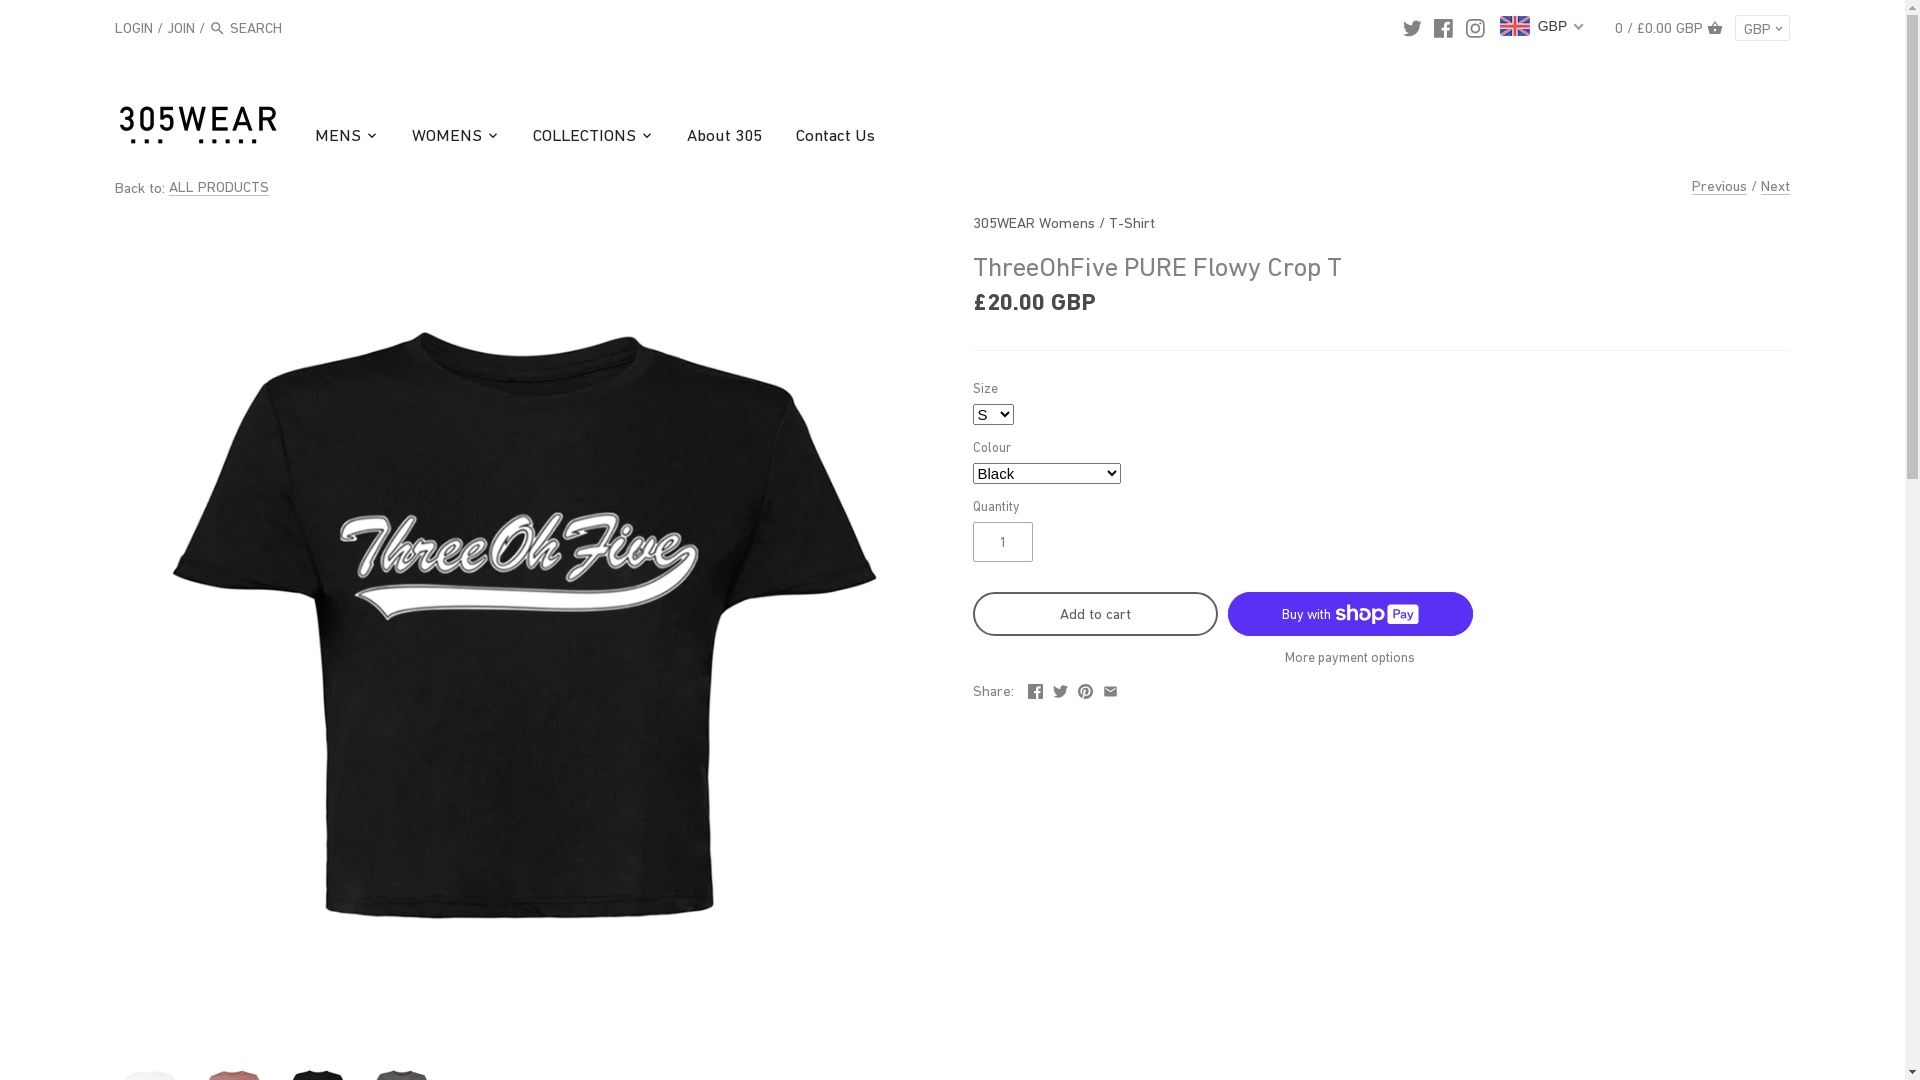  Describe the element at coordinates (835, 137) in the screenshot. I see `'Contact Us'` at that location.